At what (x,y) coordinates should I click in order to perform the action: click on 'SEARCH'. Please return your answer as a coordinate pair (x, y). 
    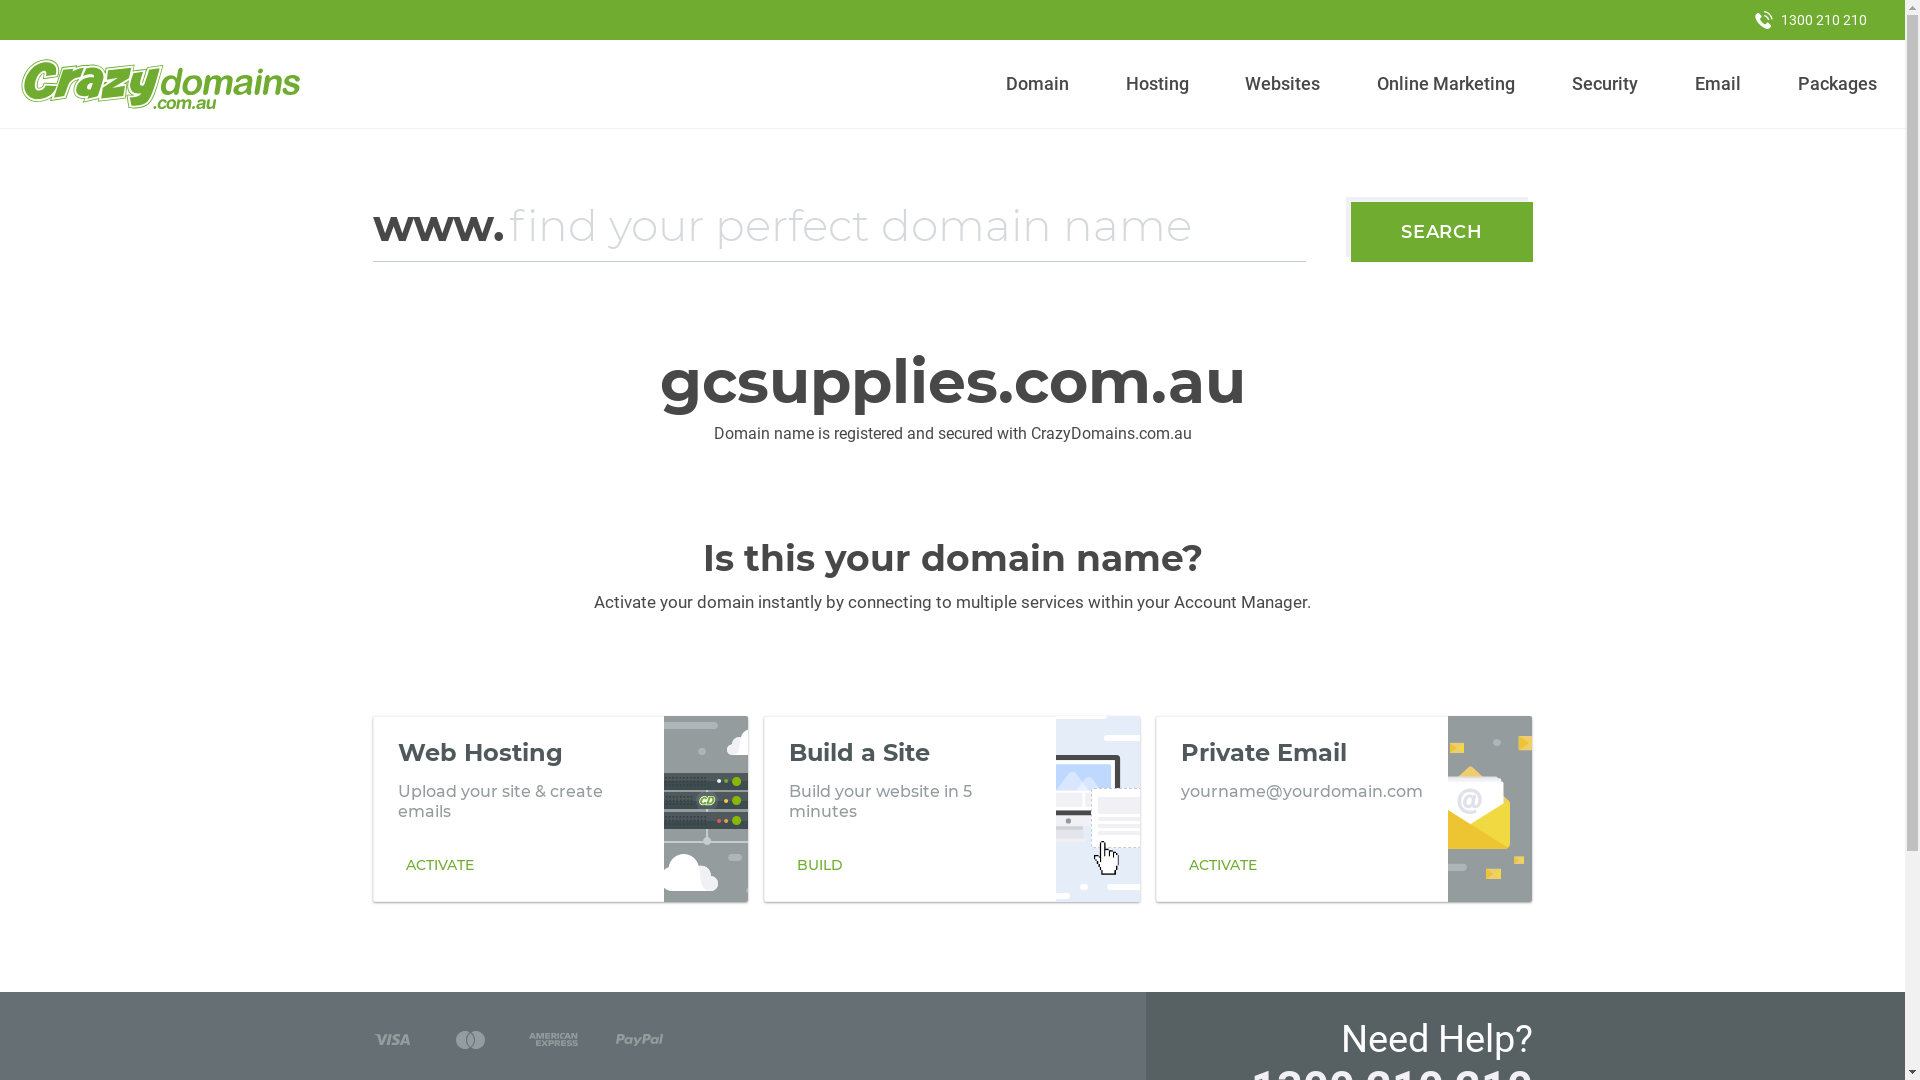
    Looking at the image, I should click on (1441, 230).